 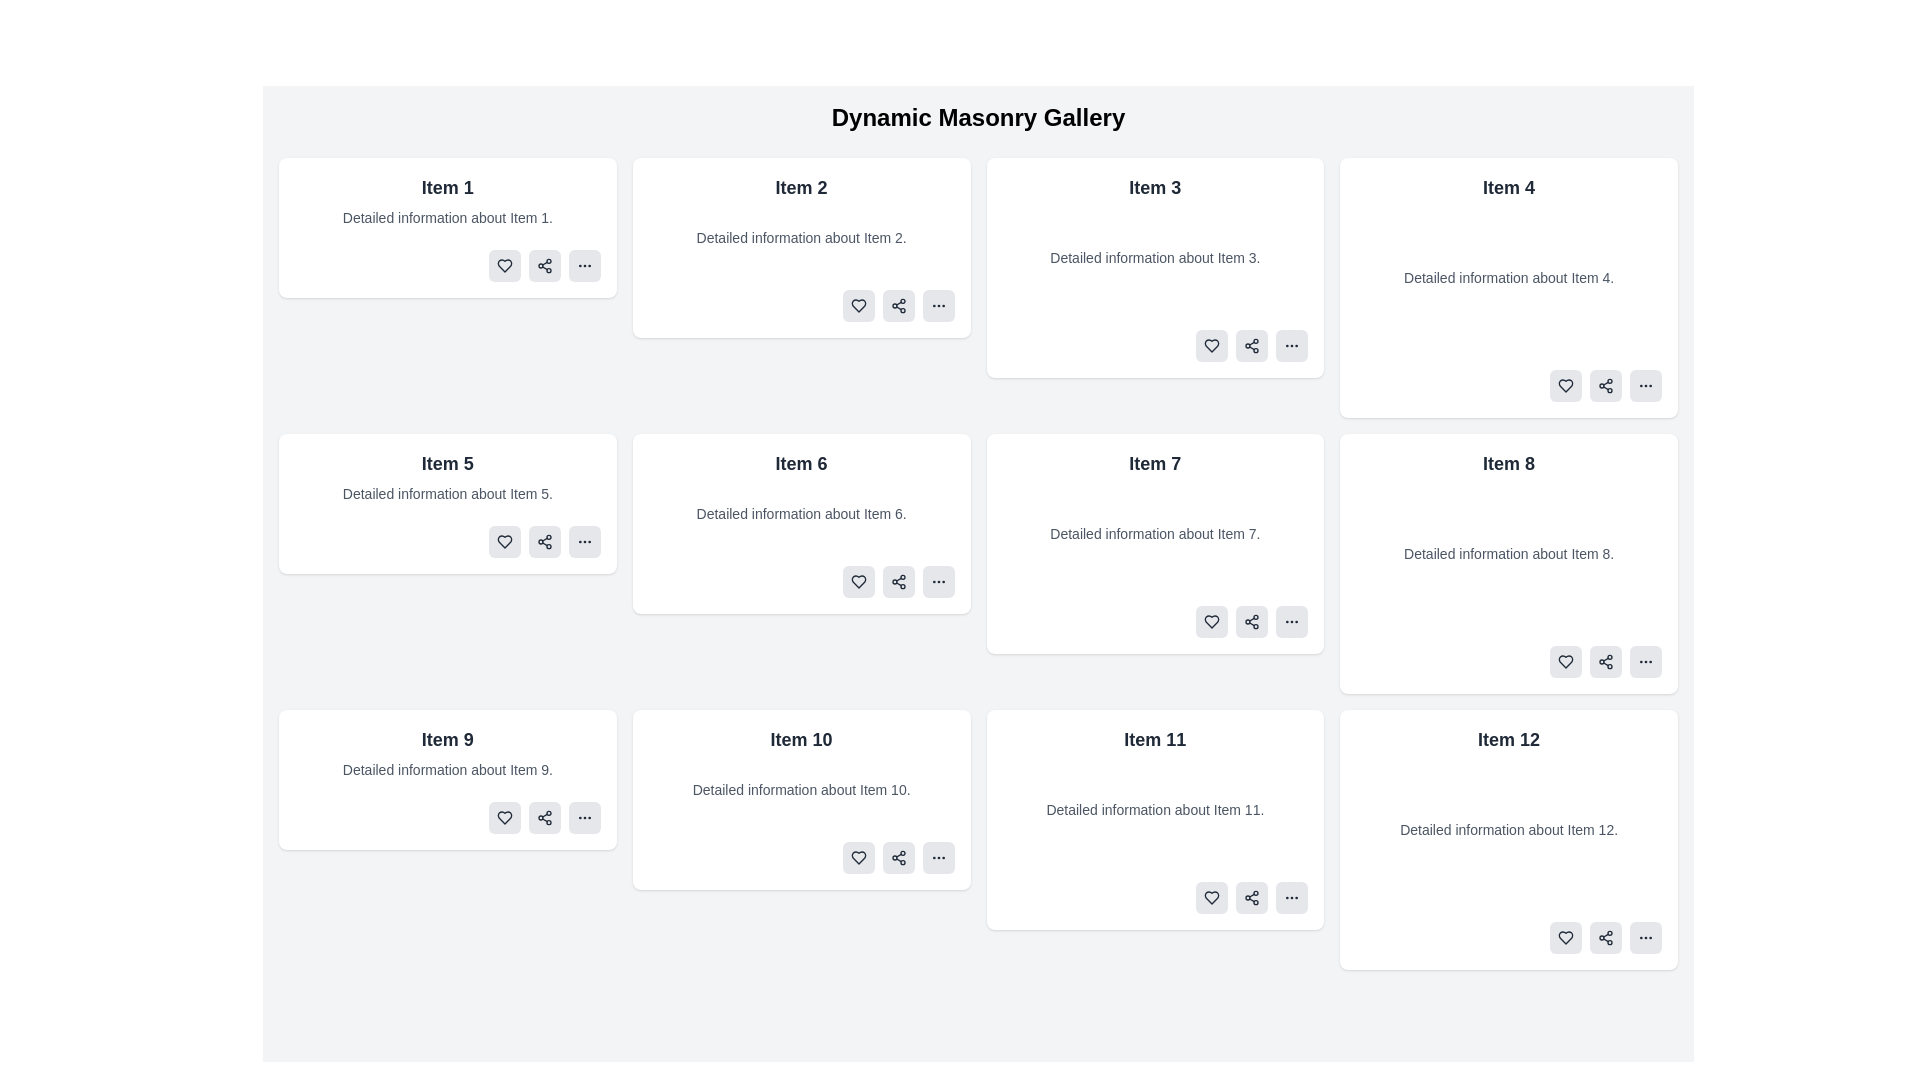 What do you see at coordinates (897, 305) in the screenshot?
I see `the 'share' icon button, which is a small icon styled as a triple-circle connected by lines, located in the bottom right corner of the 'Item 2' card` at bounding box center [897, 305].